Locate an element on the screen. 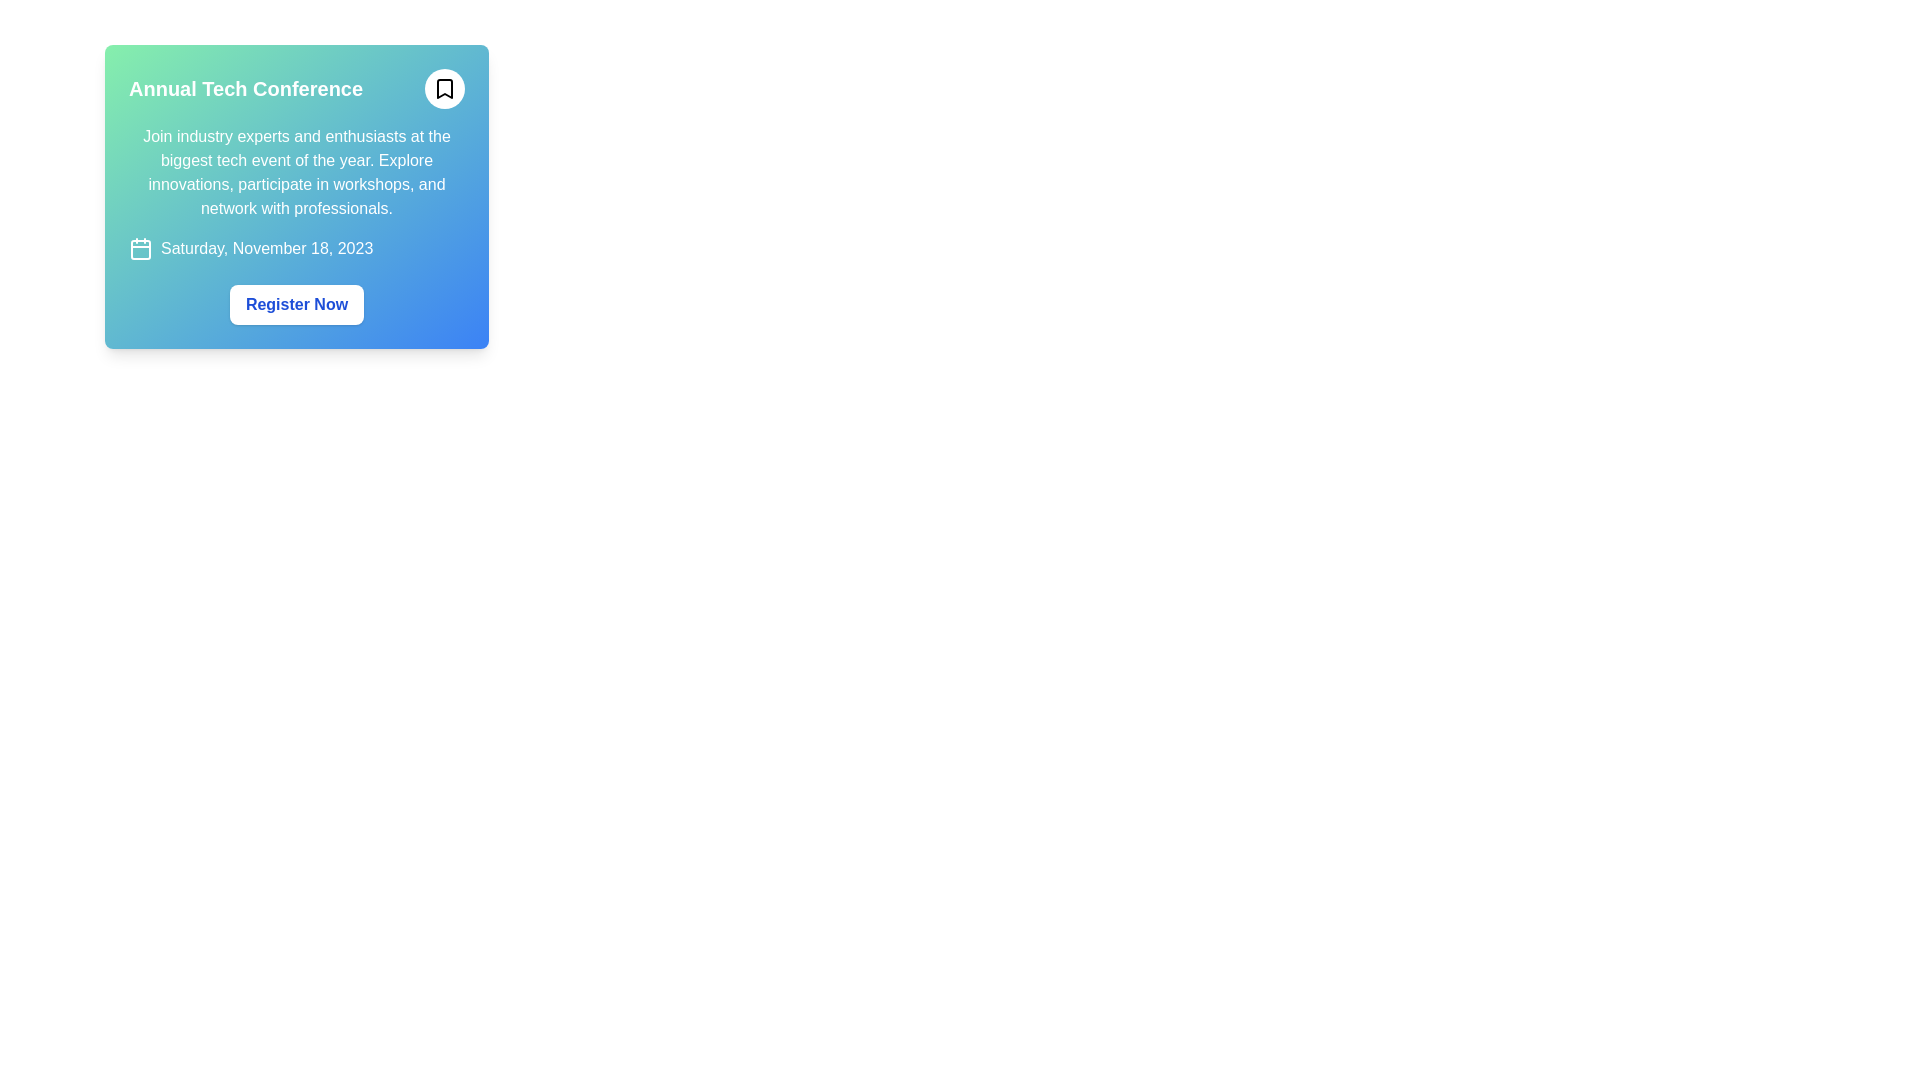 This screenshot has height=1080, width=1920. the 'Register Now' button located below the text 'Saturday, November 18, 2023' is located at coordinates (296, 304).